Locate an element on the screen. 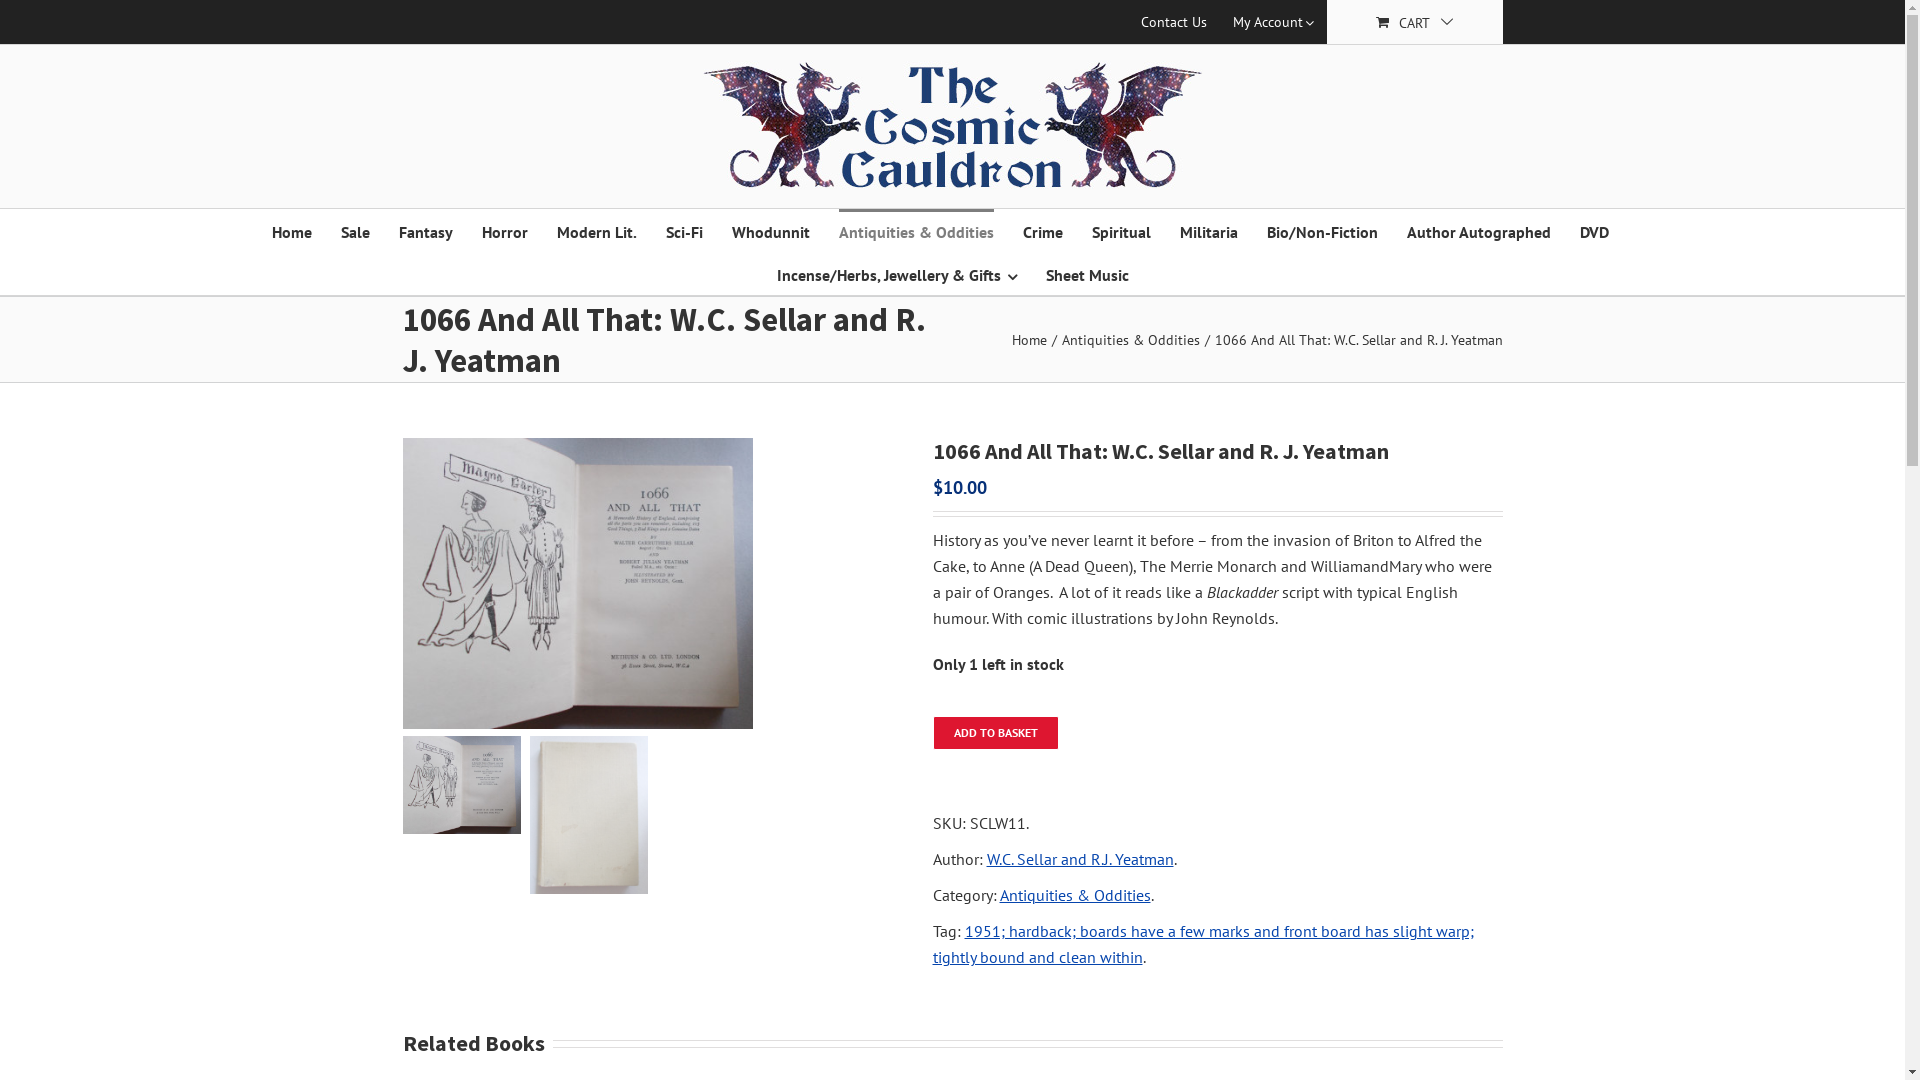  'Sheet Music' is located at coordinates (1086, 273).